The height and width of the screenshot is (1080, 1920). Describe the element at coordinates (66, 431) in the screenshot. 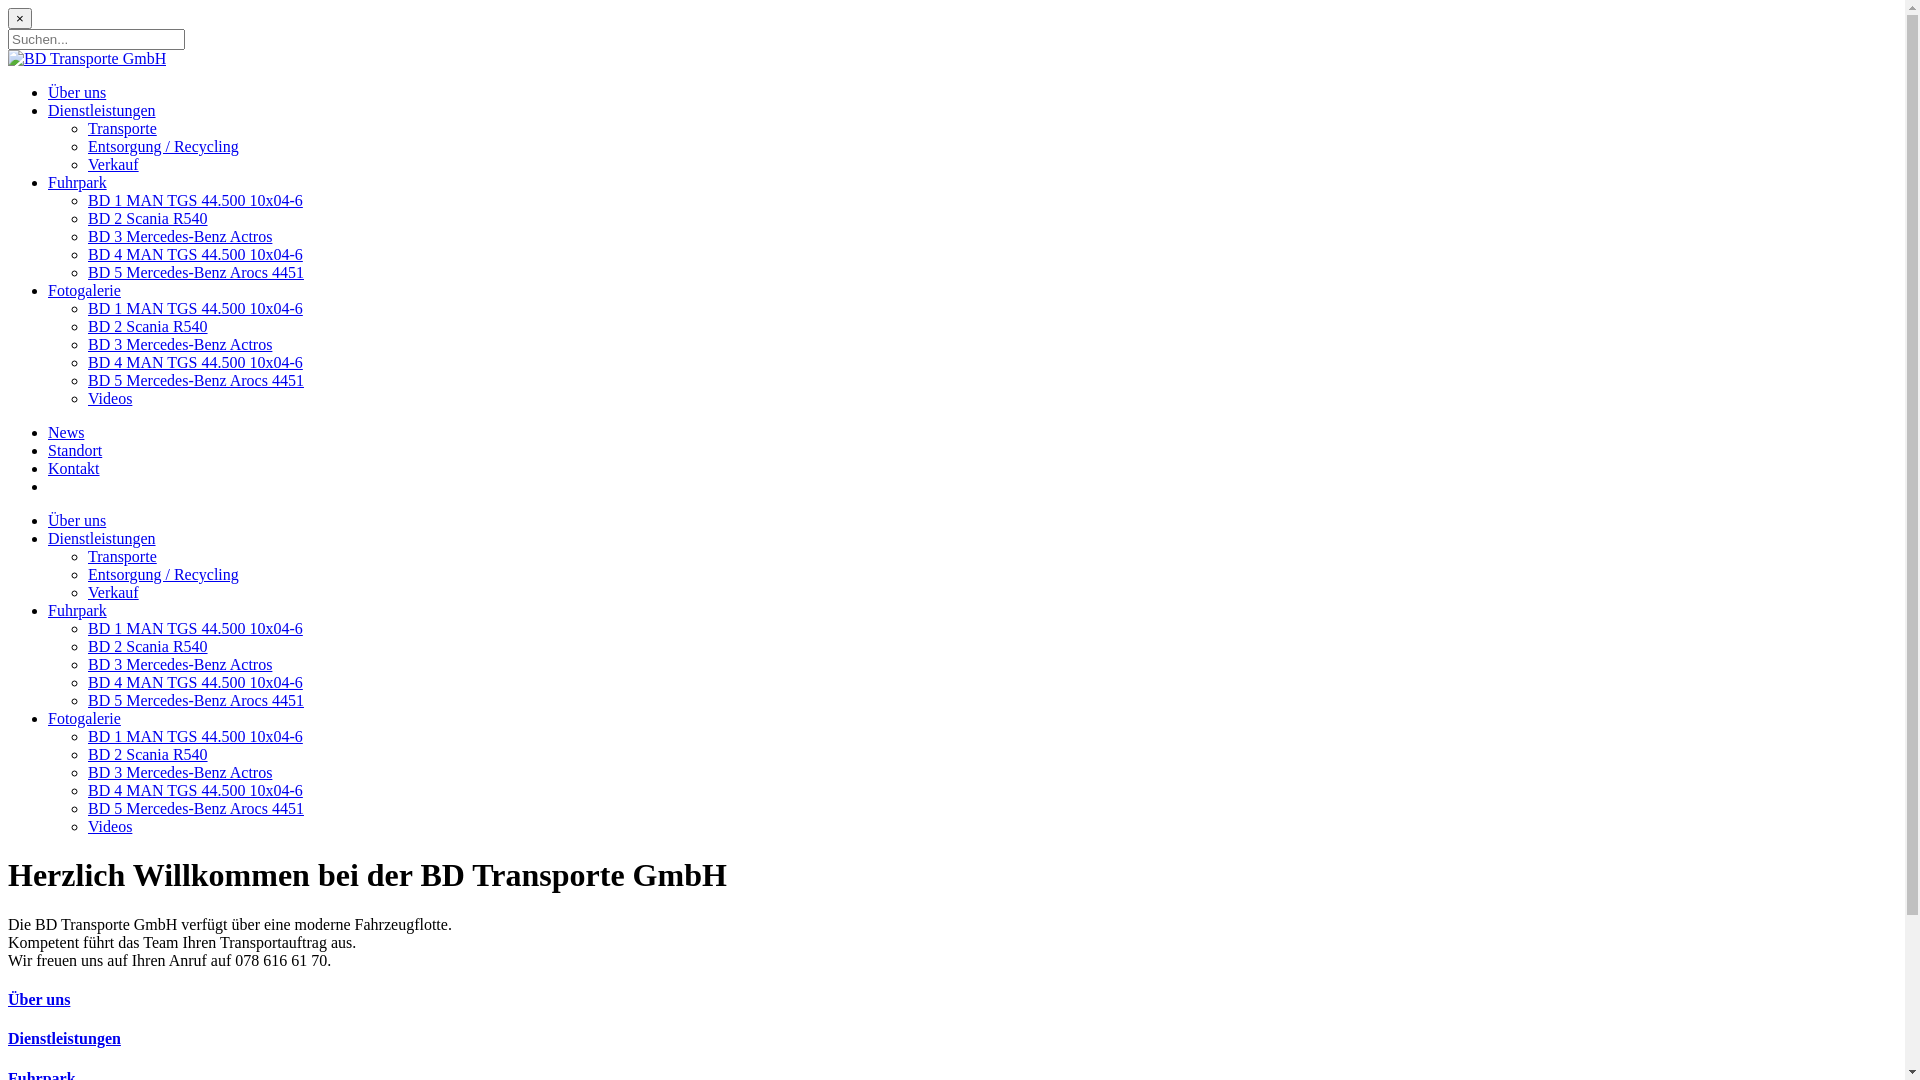

I see `'News'` at that location.